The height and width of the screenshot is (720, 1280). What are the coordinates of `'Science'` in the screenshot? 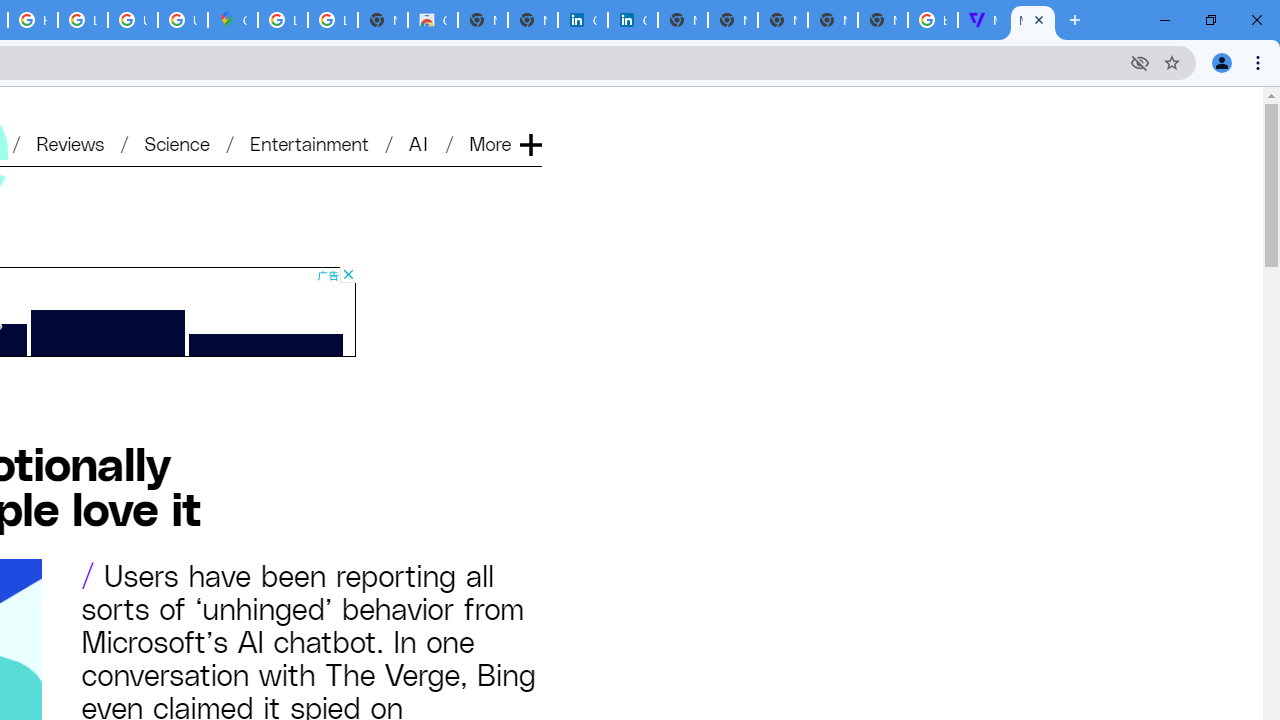 It's located at (176, 141).